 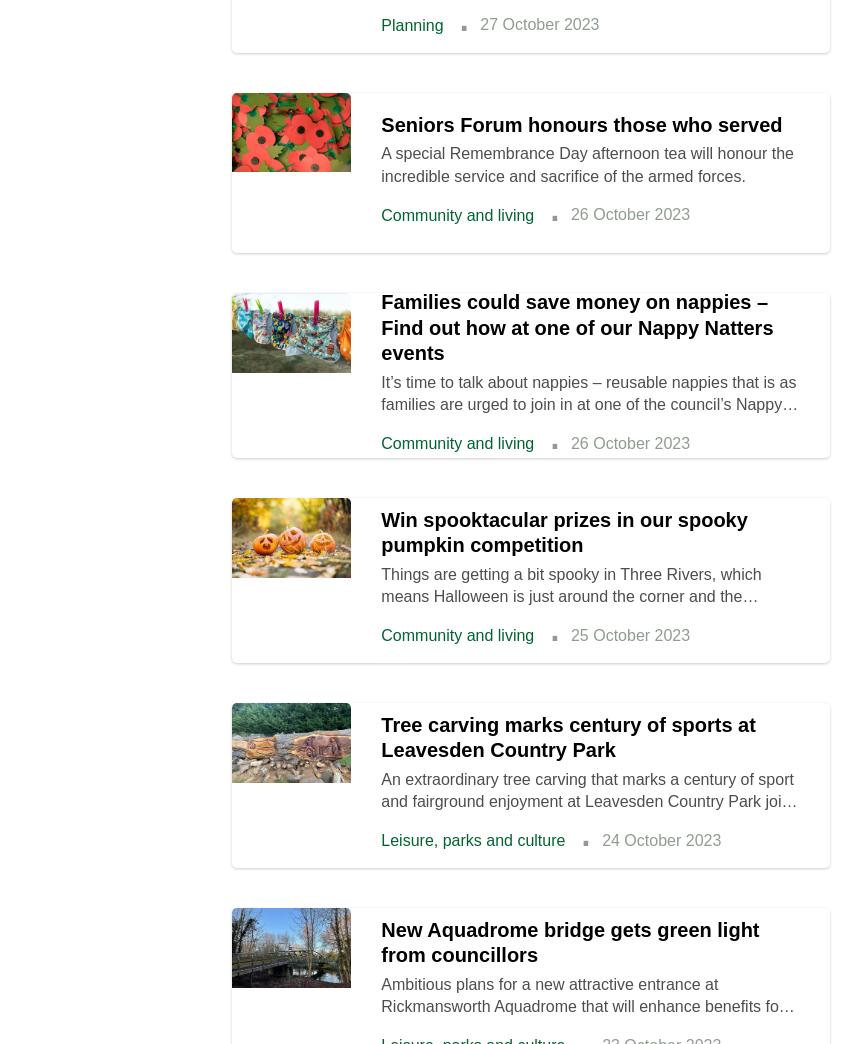 What do you see at coordinates (588, 403) in the screenshot?
I see `'It’s time to talk about nappies – reusable nappies that is as families are urged to join in at one of the council’s Nappy Natters demonstrations this November.'` at bounding box center [588, 403].